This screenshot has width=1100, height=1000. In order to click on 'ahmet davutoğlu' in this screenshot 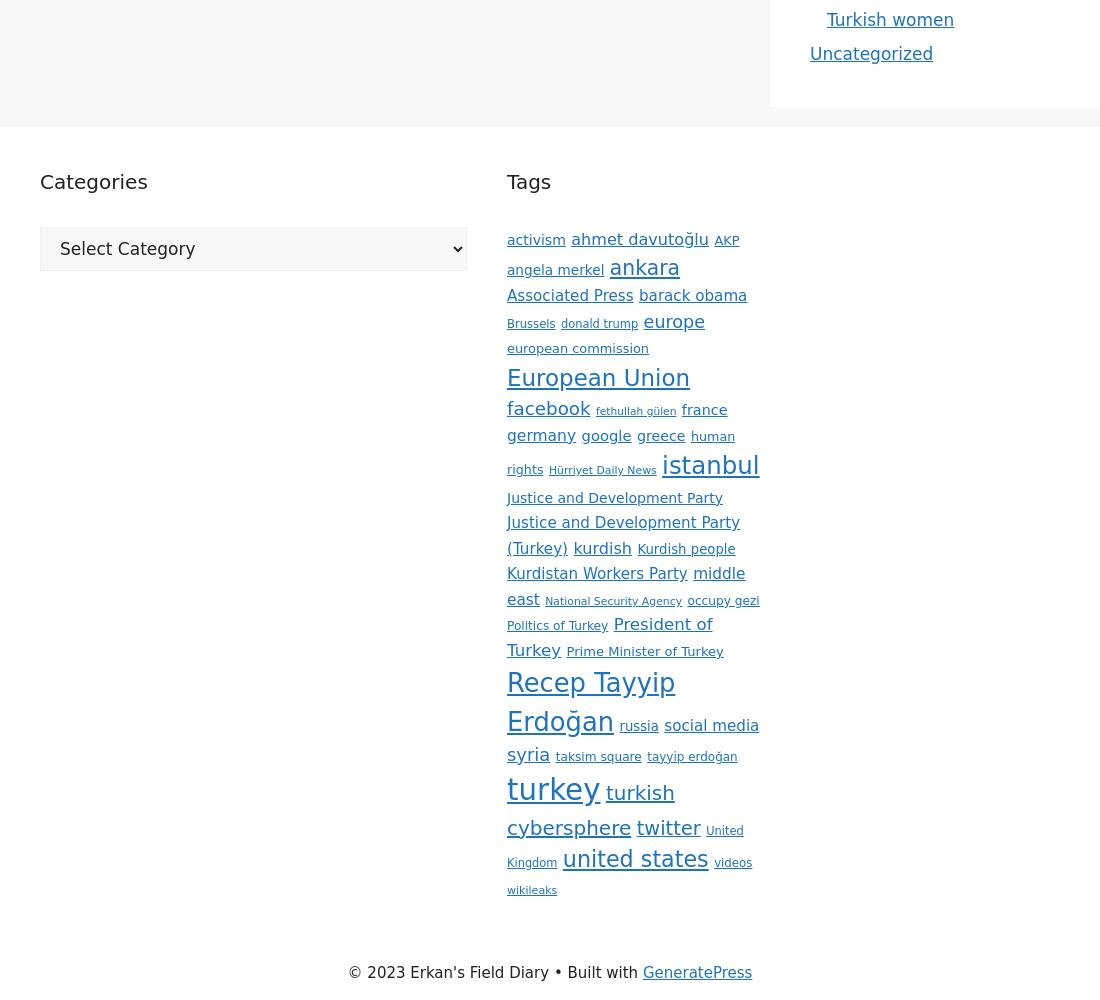, I will do `click(639, 238)`.